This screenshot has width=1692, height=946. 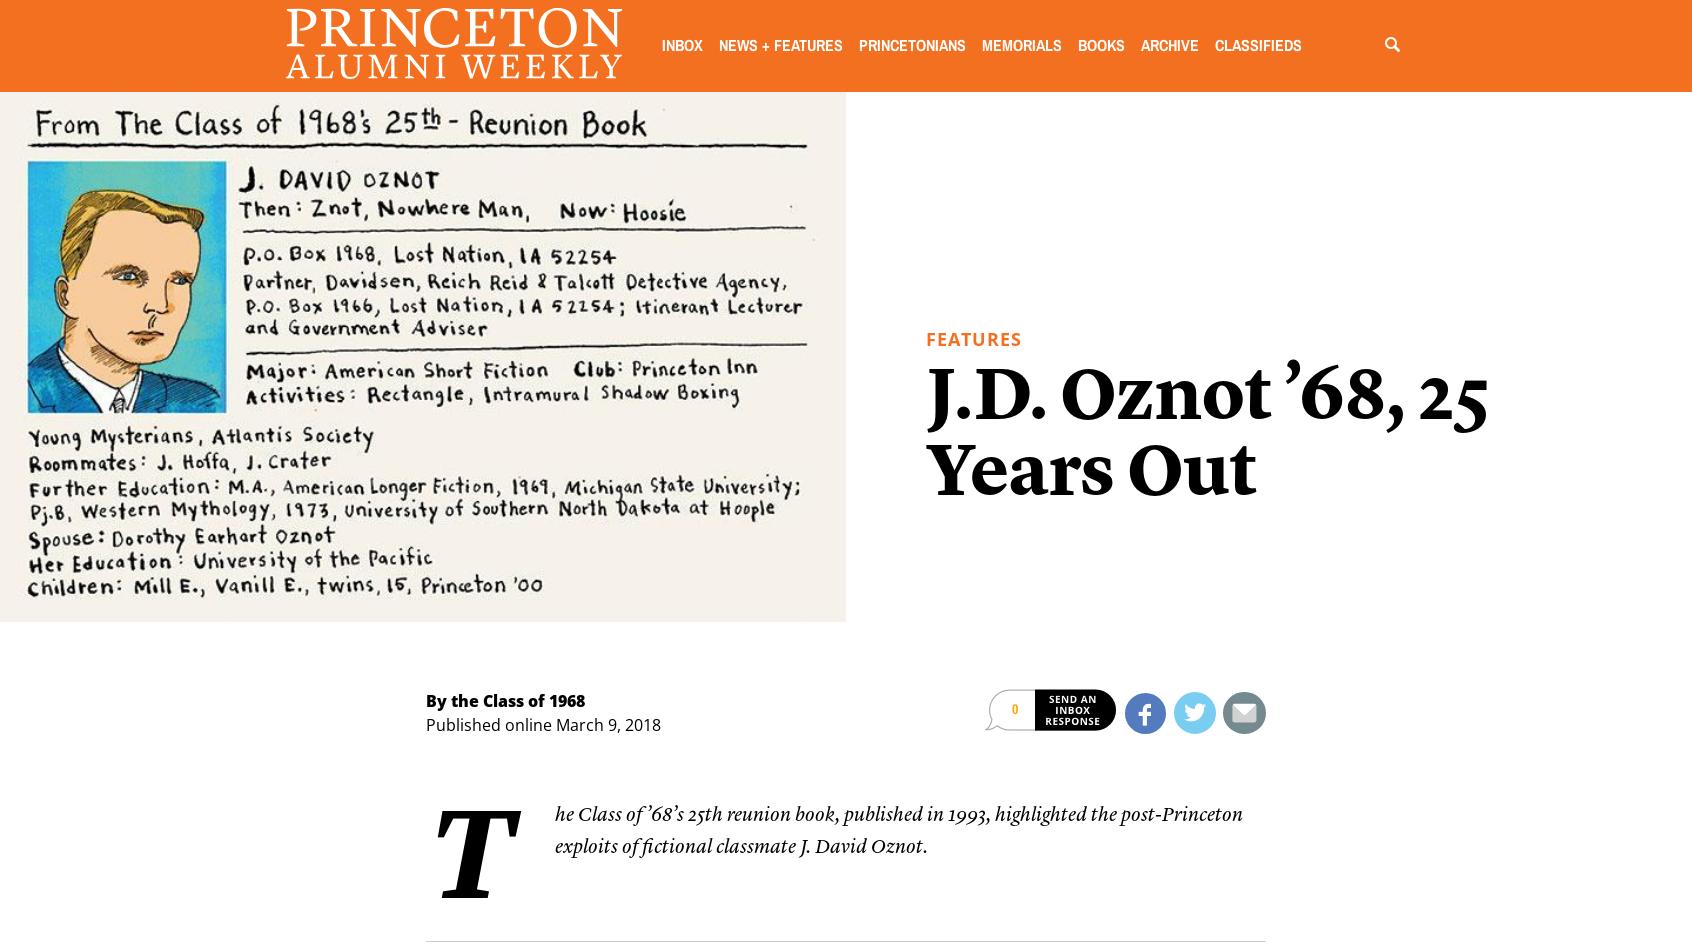 I want to click on 'Princetonians', so click(x=857, y=45).